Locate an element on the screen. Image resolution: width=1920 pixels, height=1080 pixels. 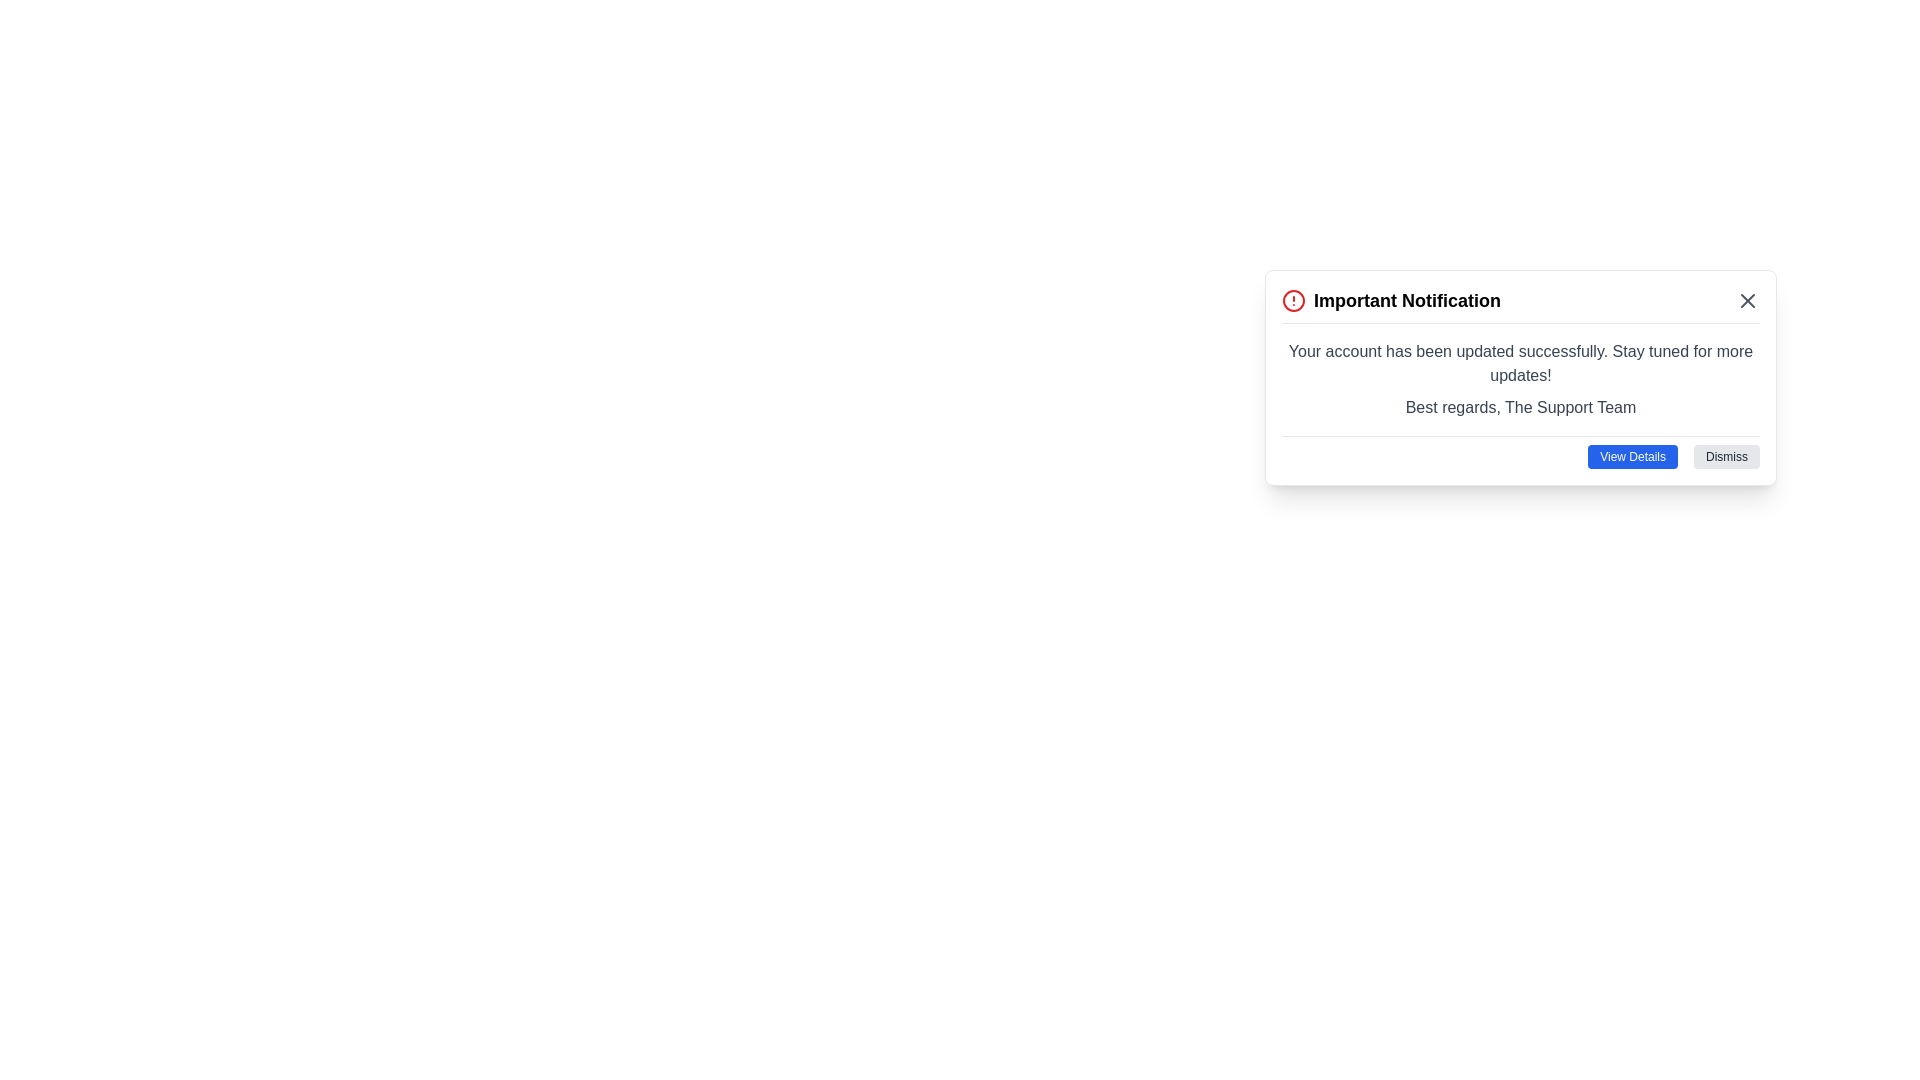
the dismiss button located at the bottom-right of the notification modal is located at coordinates (1726, 456).